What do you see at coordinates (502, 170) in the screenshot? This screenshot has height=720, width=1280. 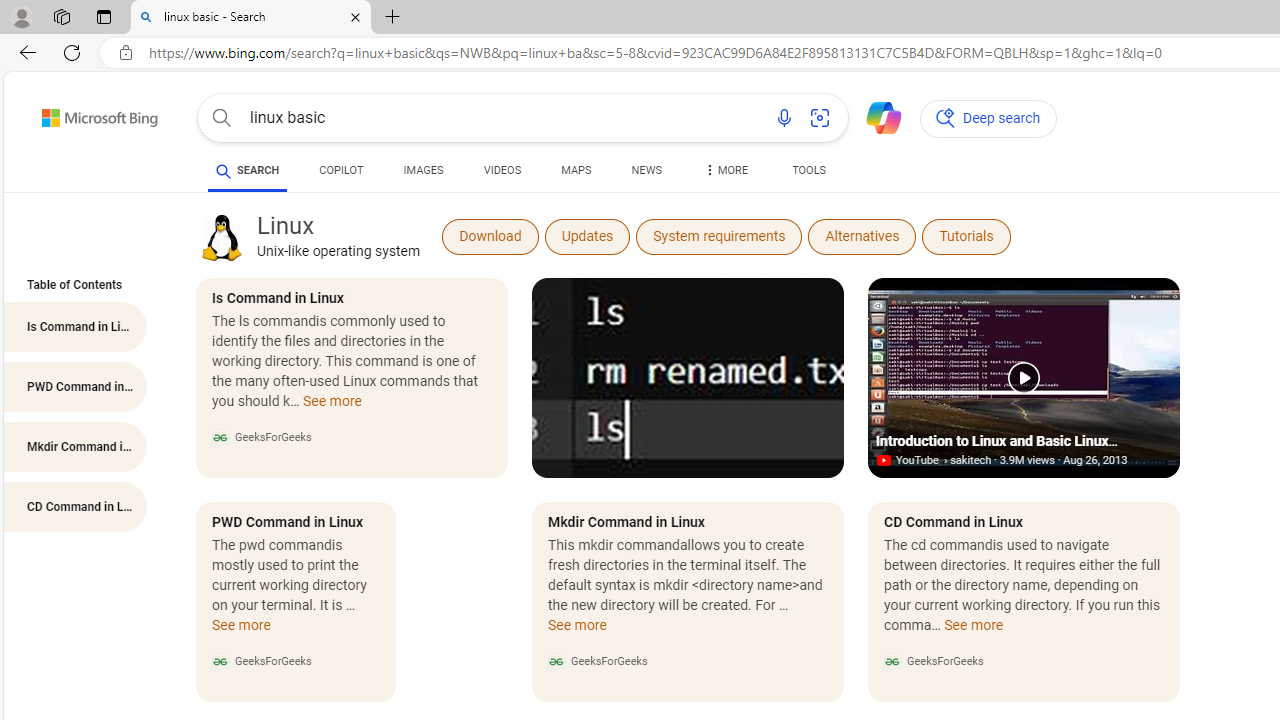 I see `'VIDEOS'` at bounding box center [502, 170].